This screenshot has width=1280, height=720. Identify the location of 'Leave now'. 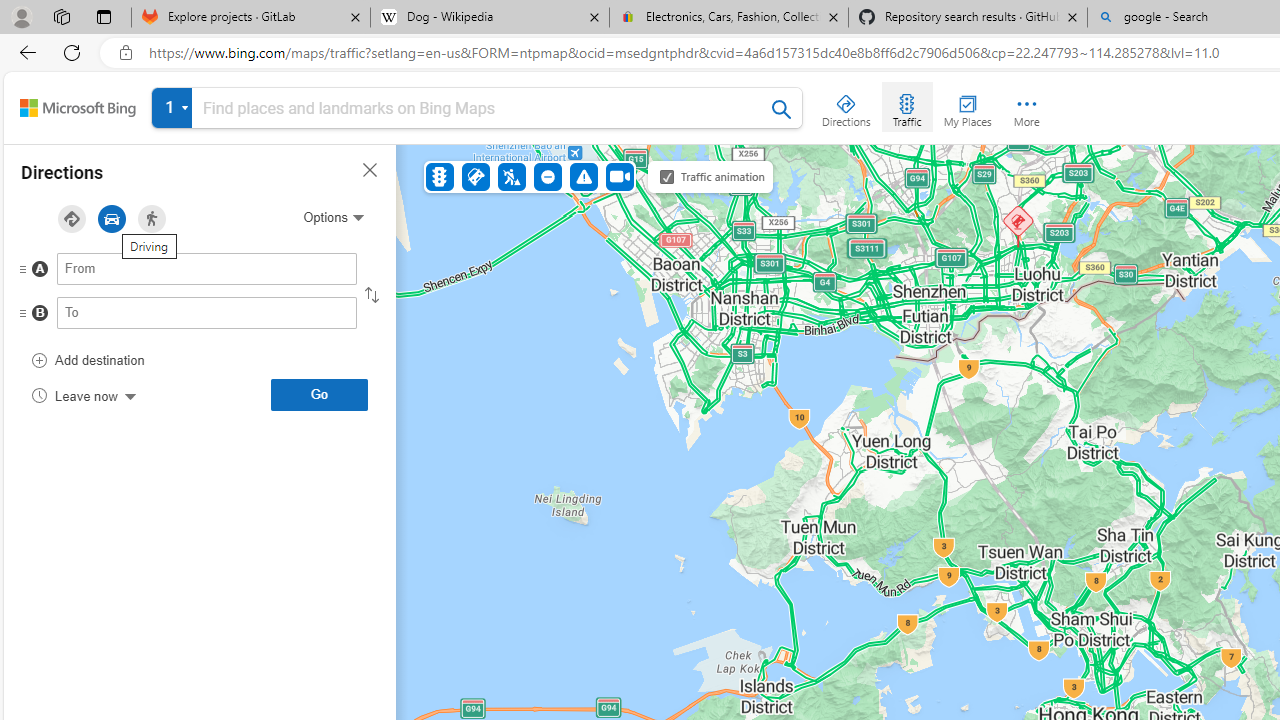
(82, 394).